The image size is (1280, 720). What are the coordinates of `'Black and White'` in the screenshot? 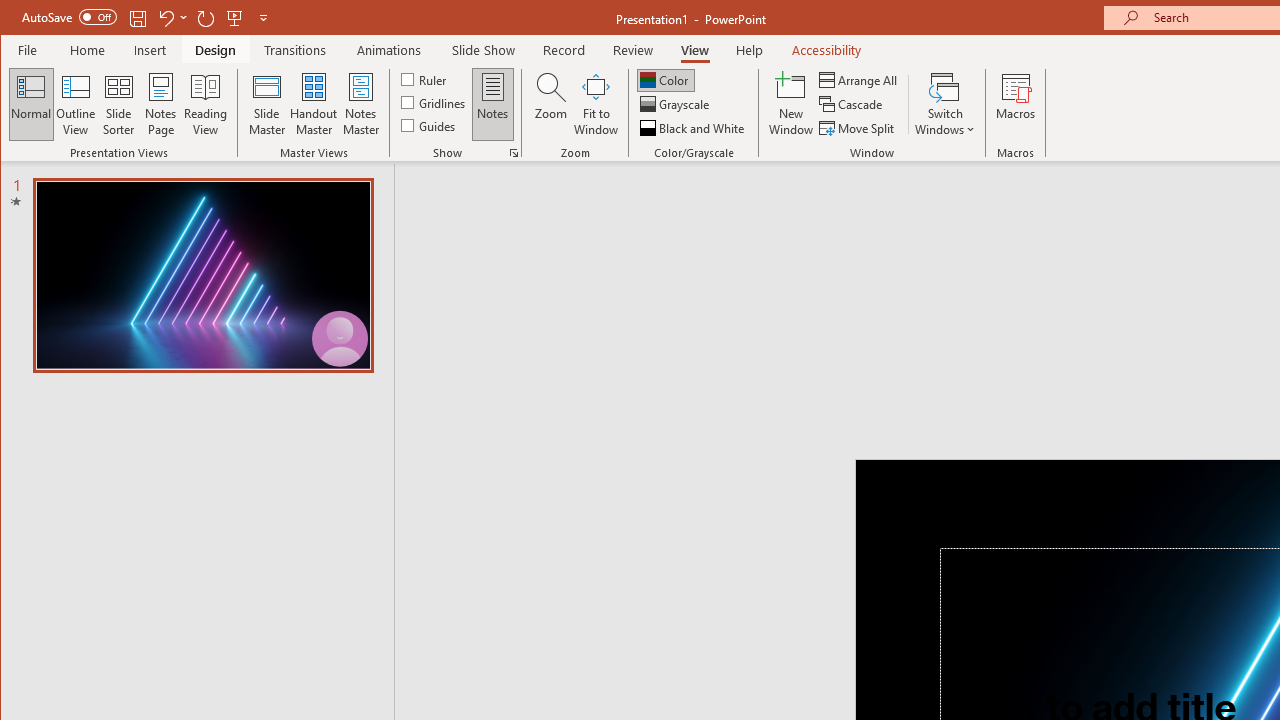 It's located at (694, 128).